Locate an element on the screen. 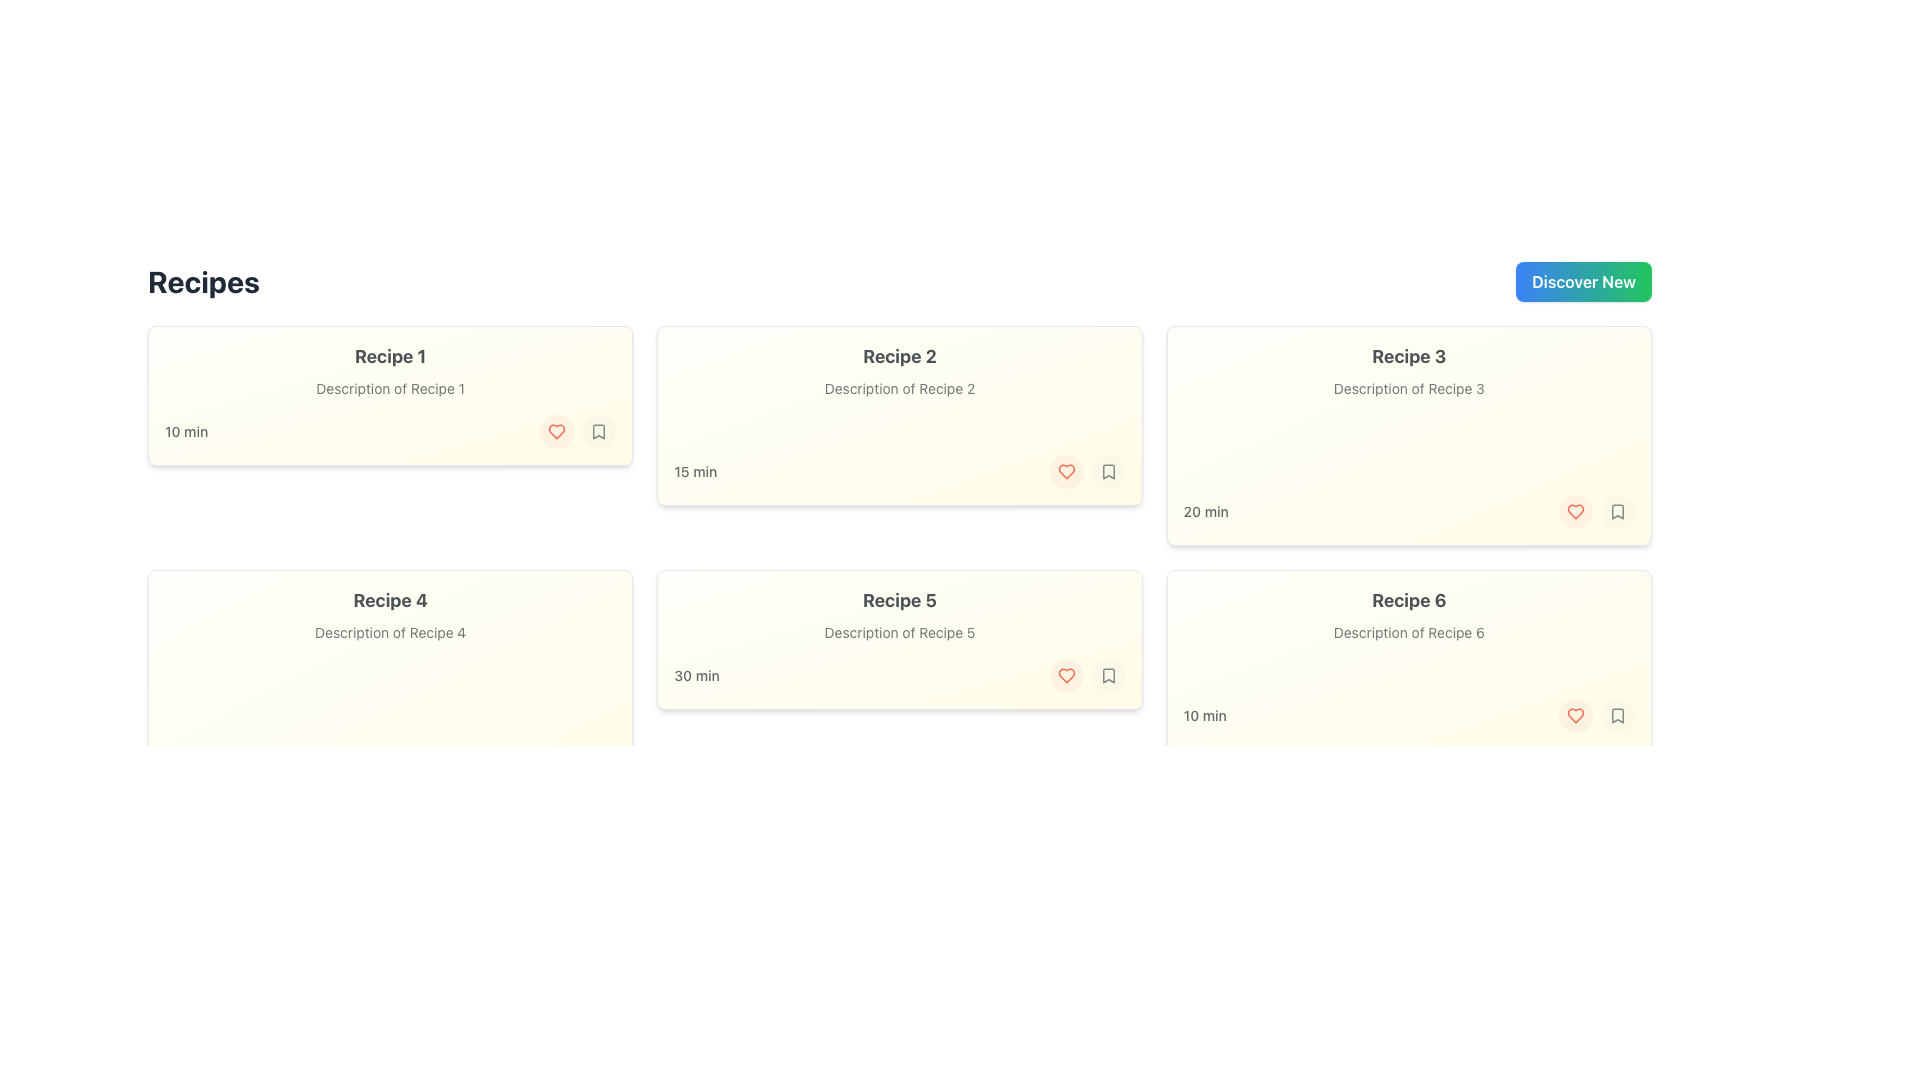 The width and height of the screenshot is (1920, 1080). the decorative background overlay of the content card for 'Recipe 5', which is located in the second row of the grid layout is located at coordinates (898, 640).